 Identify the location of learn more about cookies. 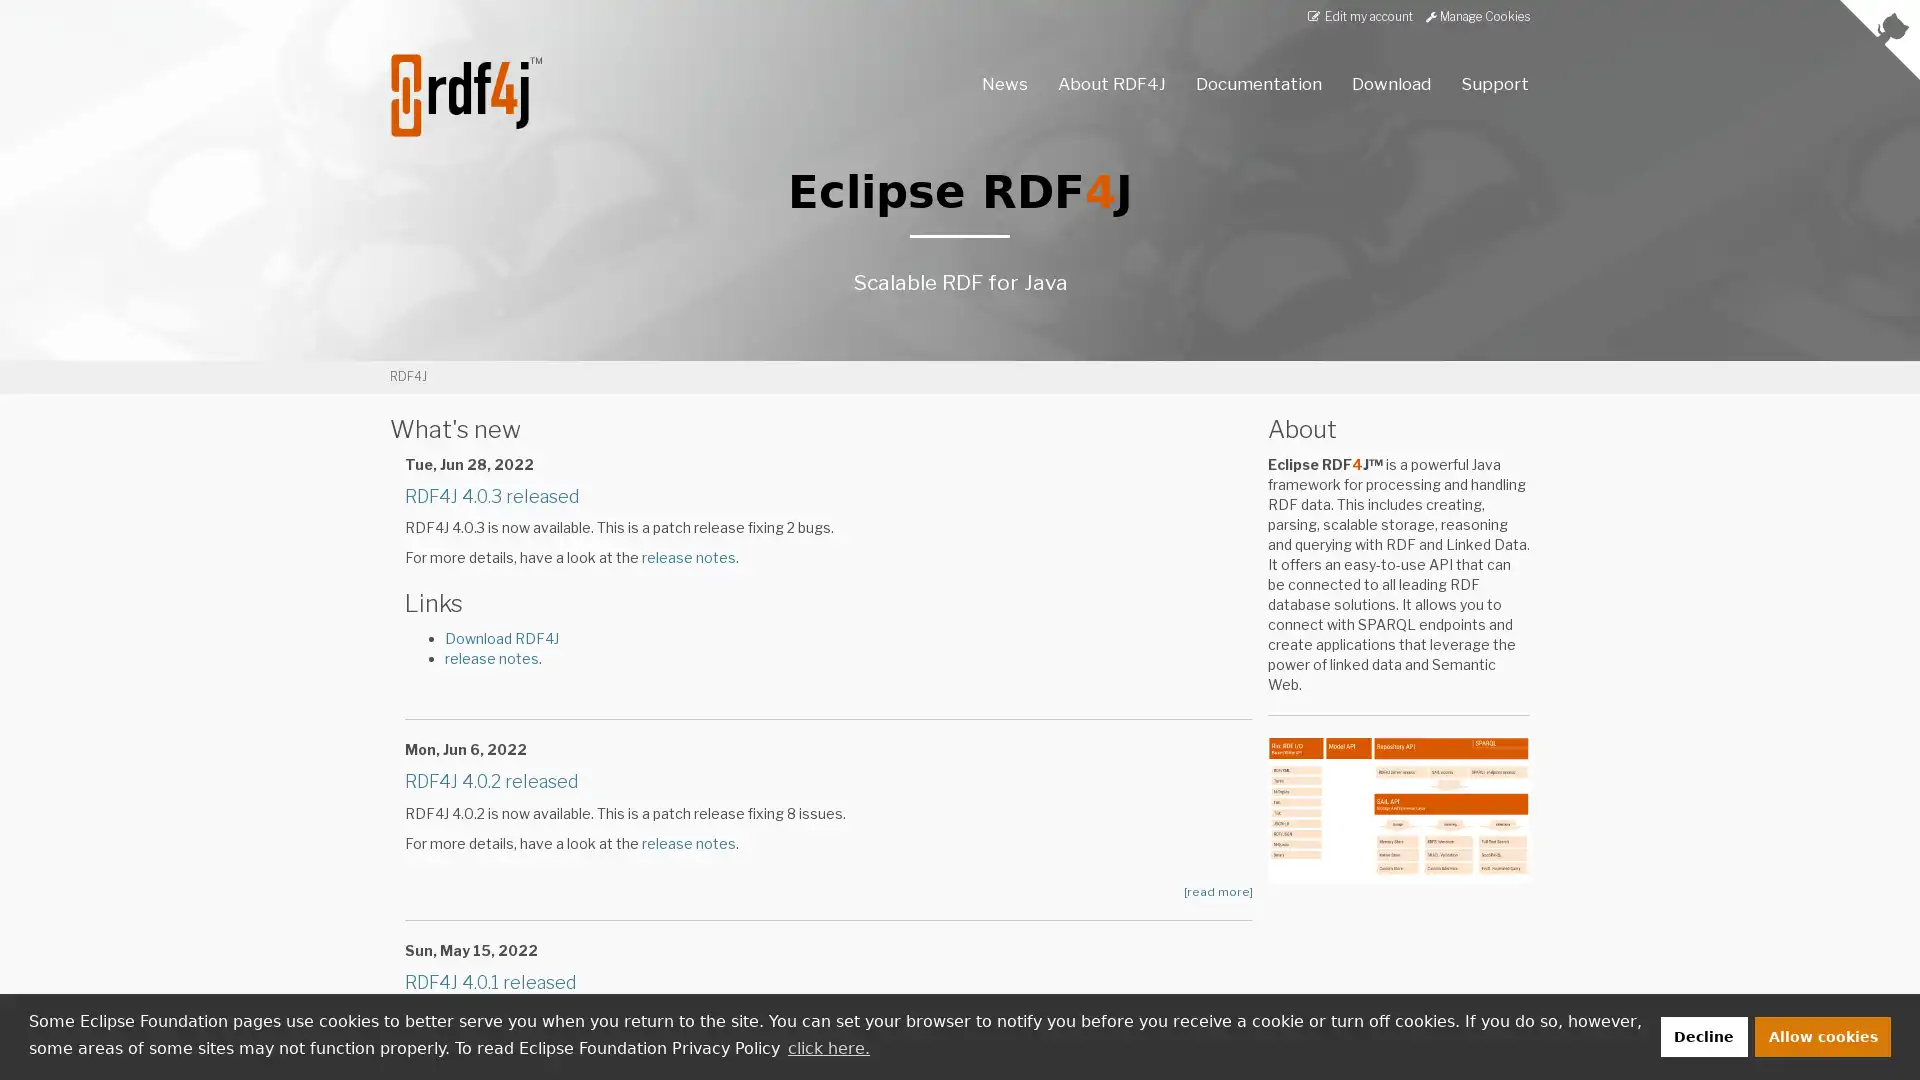
(828, 1047).